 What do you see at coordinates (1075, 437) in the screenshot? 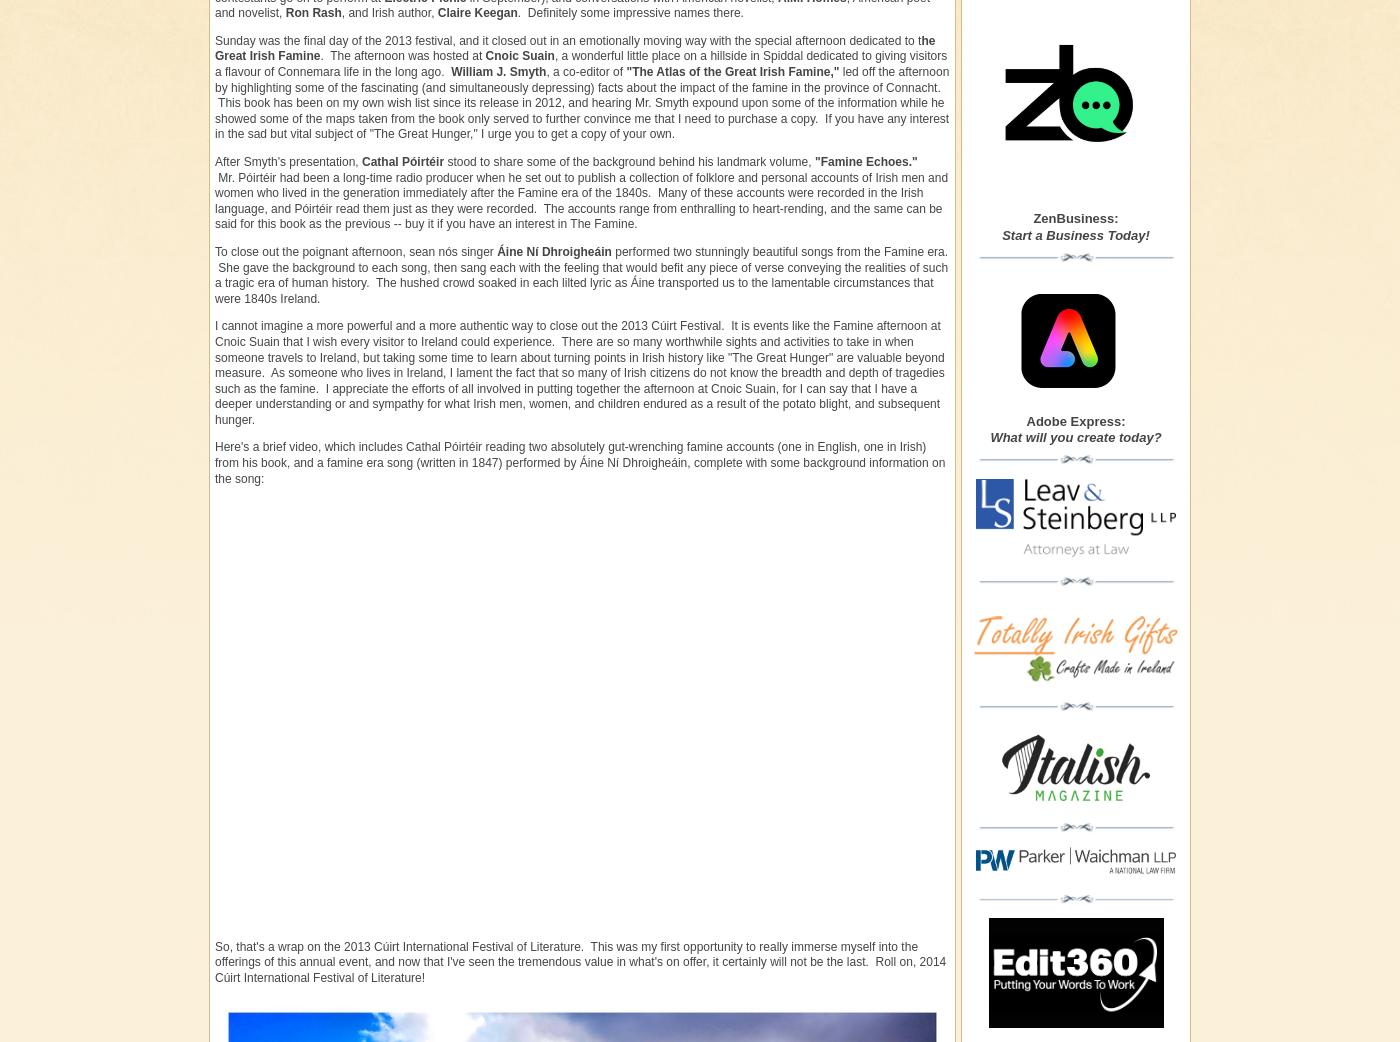
I see `'What will you create today?'` at bounding box center [1075, 437].